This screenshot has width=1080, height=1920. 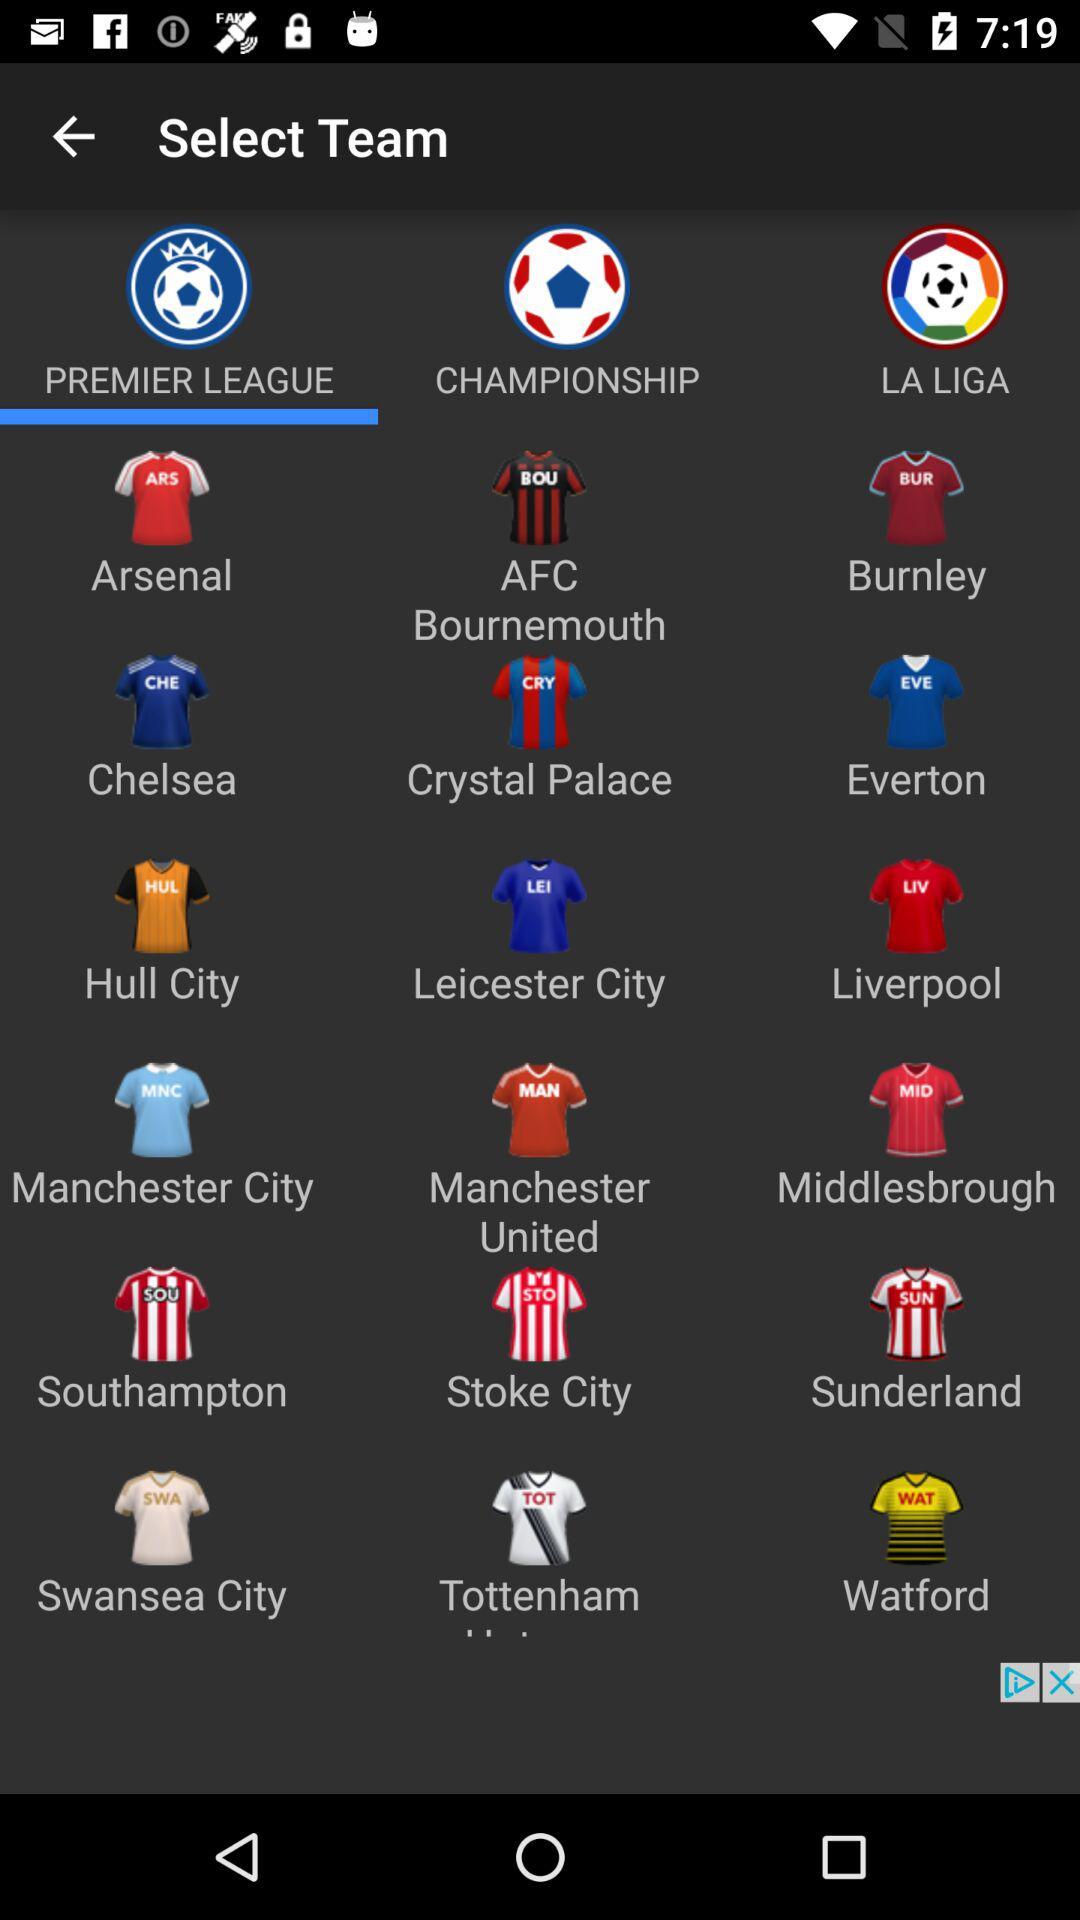 I want to click on details about advertisement, so click(x=540, y=1727).